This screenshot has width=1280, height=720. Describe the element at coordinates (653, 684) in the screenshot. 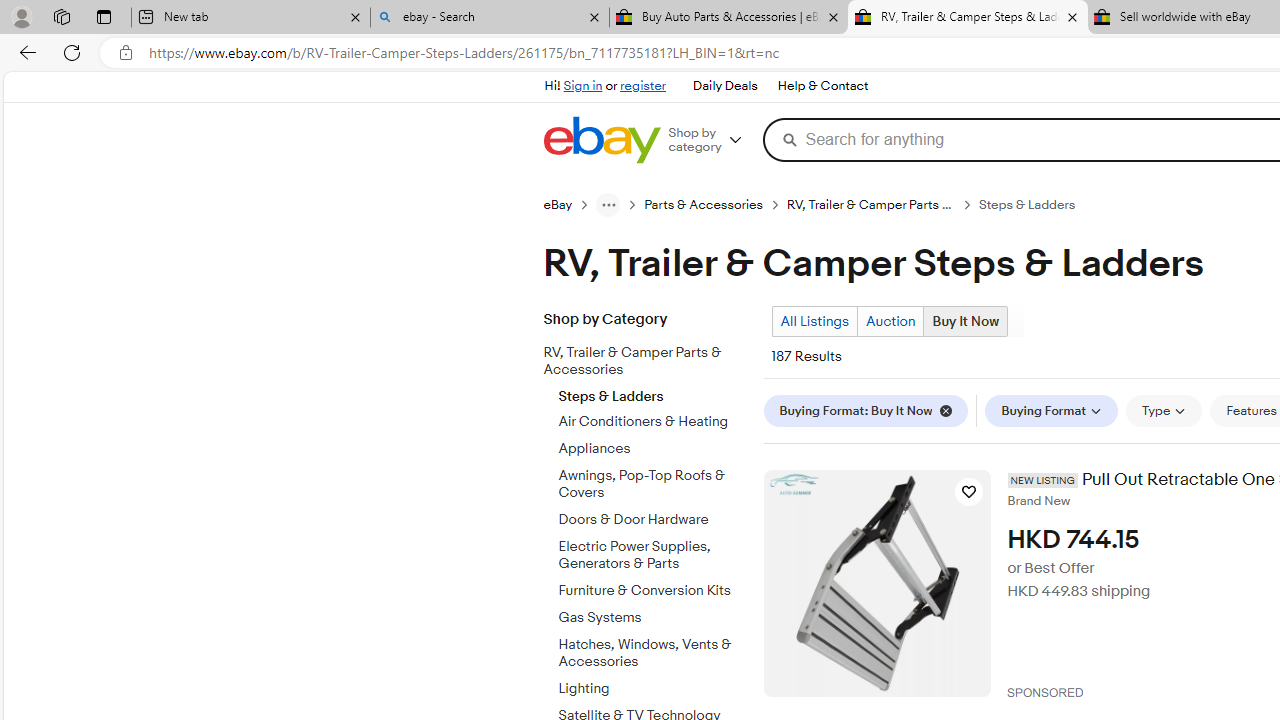

I see `'Lighting'` at that location.